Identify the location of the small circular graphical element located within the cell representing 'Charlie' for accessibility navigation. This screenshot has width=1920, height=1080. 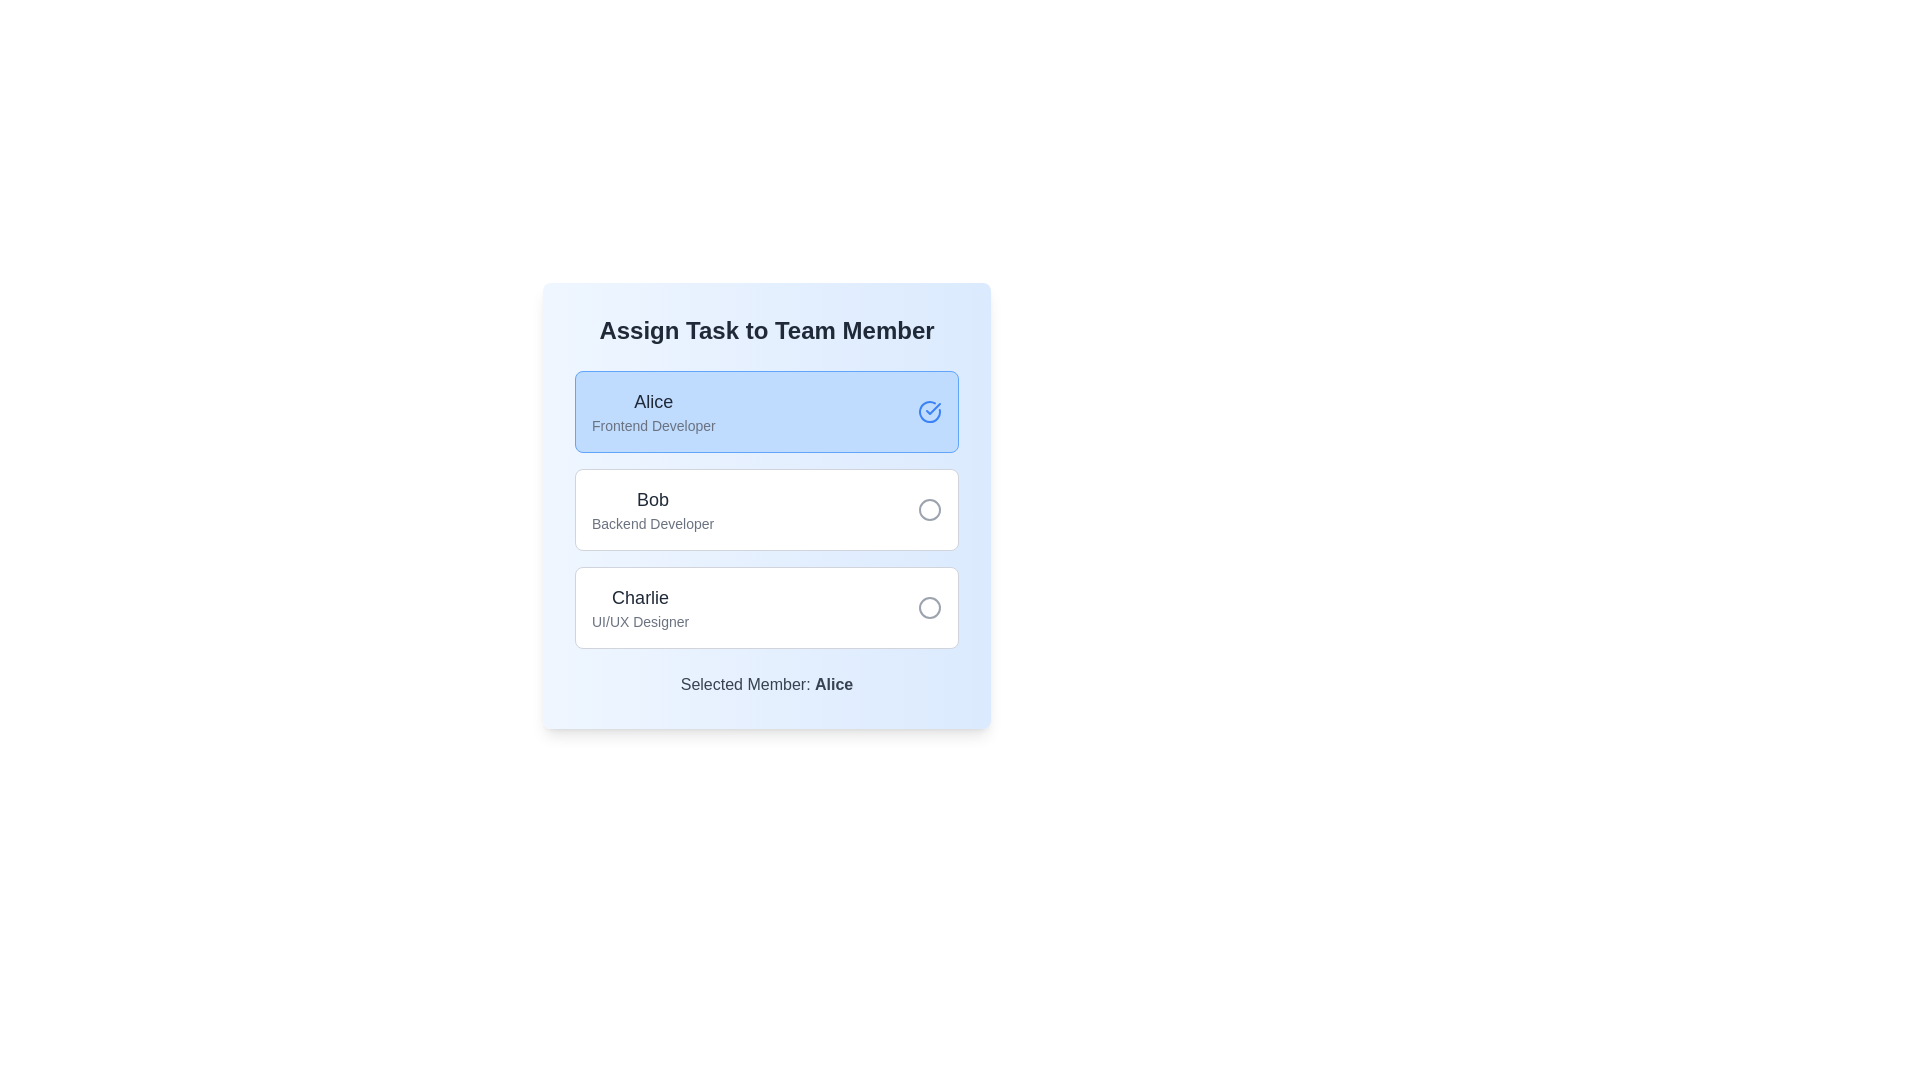
(929, 607).